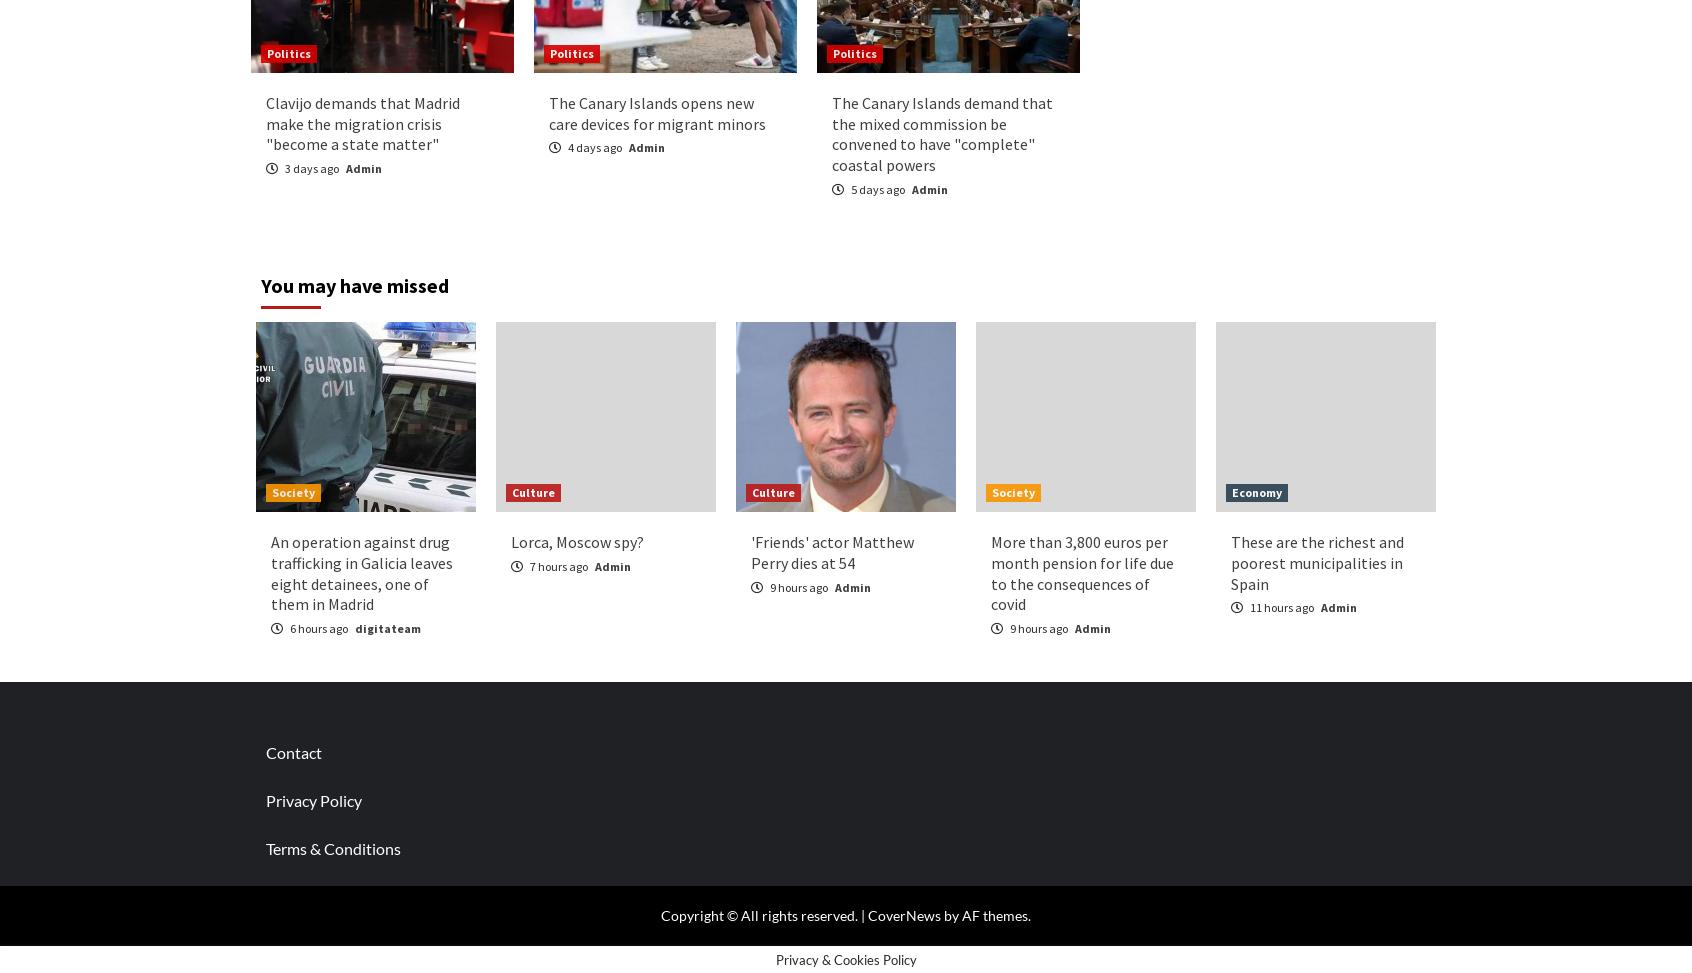  I want to click on 'Privacy Policy', so click(265, 799).